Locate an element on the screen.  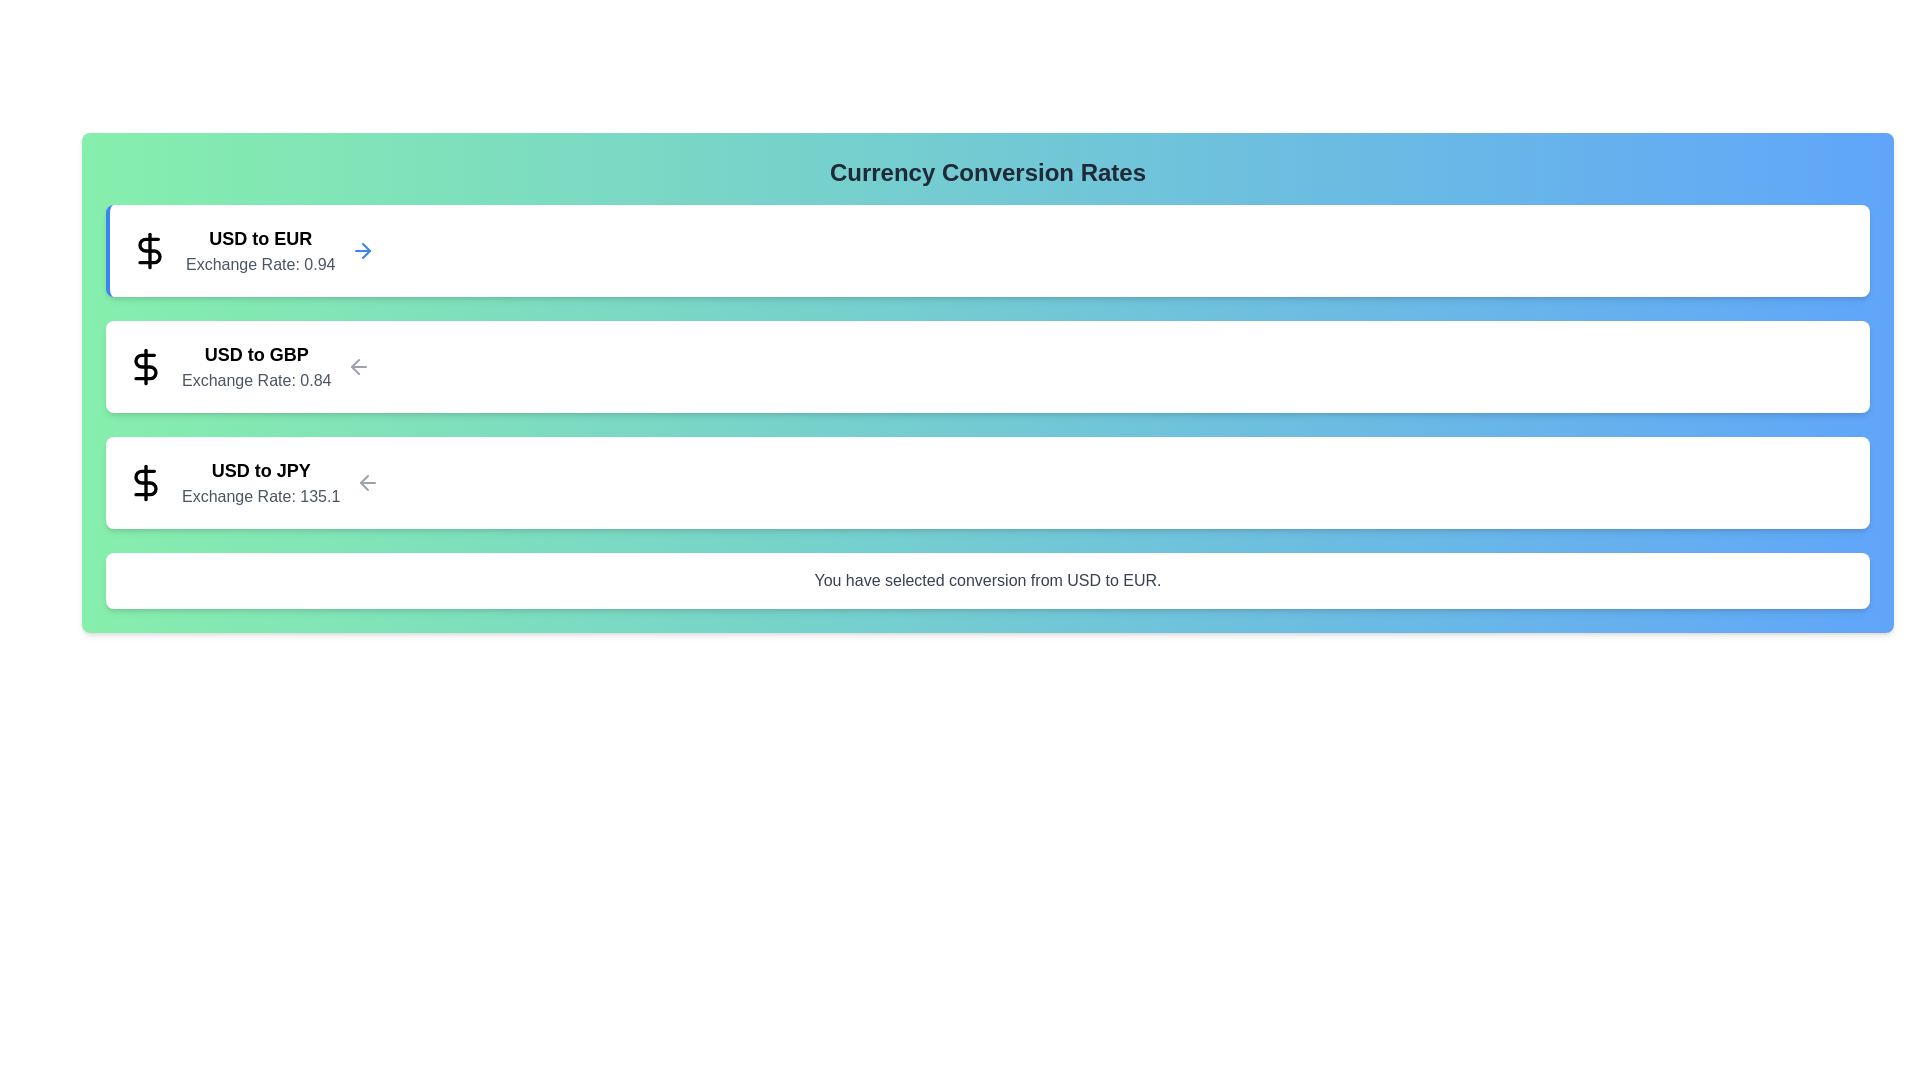
the dollar sign icon ('$') in the left margin of the 'USD to EUR Exchange Rate: 0.94' card, which is the first icon on the left side of the top card in a vertical list of three cards is located at coordinates (148, 249).